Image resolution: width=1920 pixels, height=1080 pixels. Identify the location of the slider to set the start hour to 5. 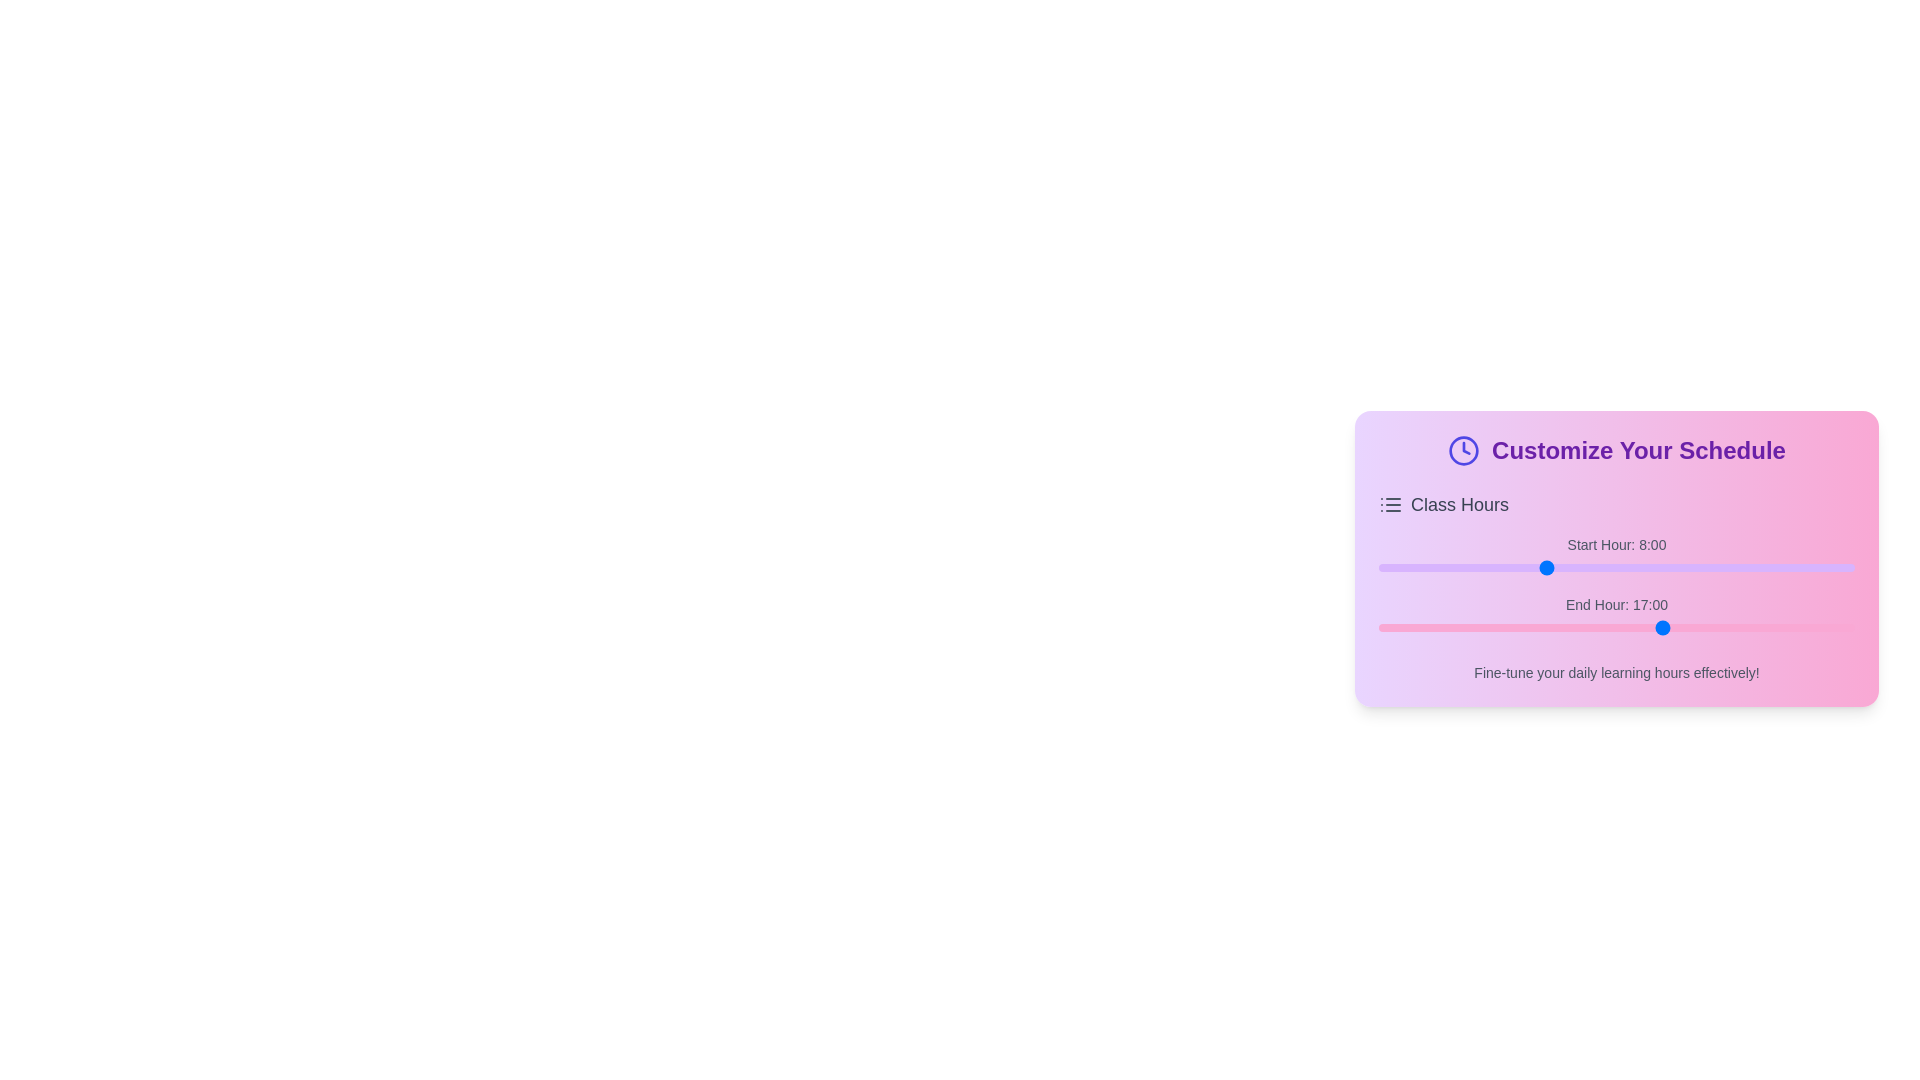
(1482, 567).